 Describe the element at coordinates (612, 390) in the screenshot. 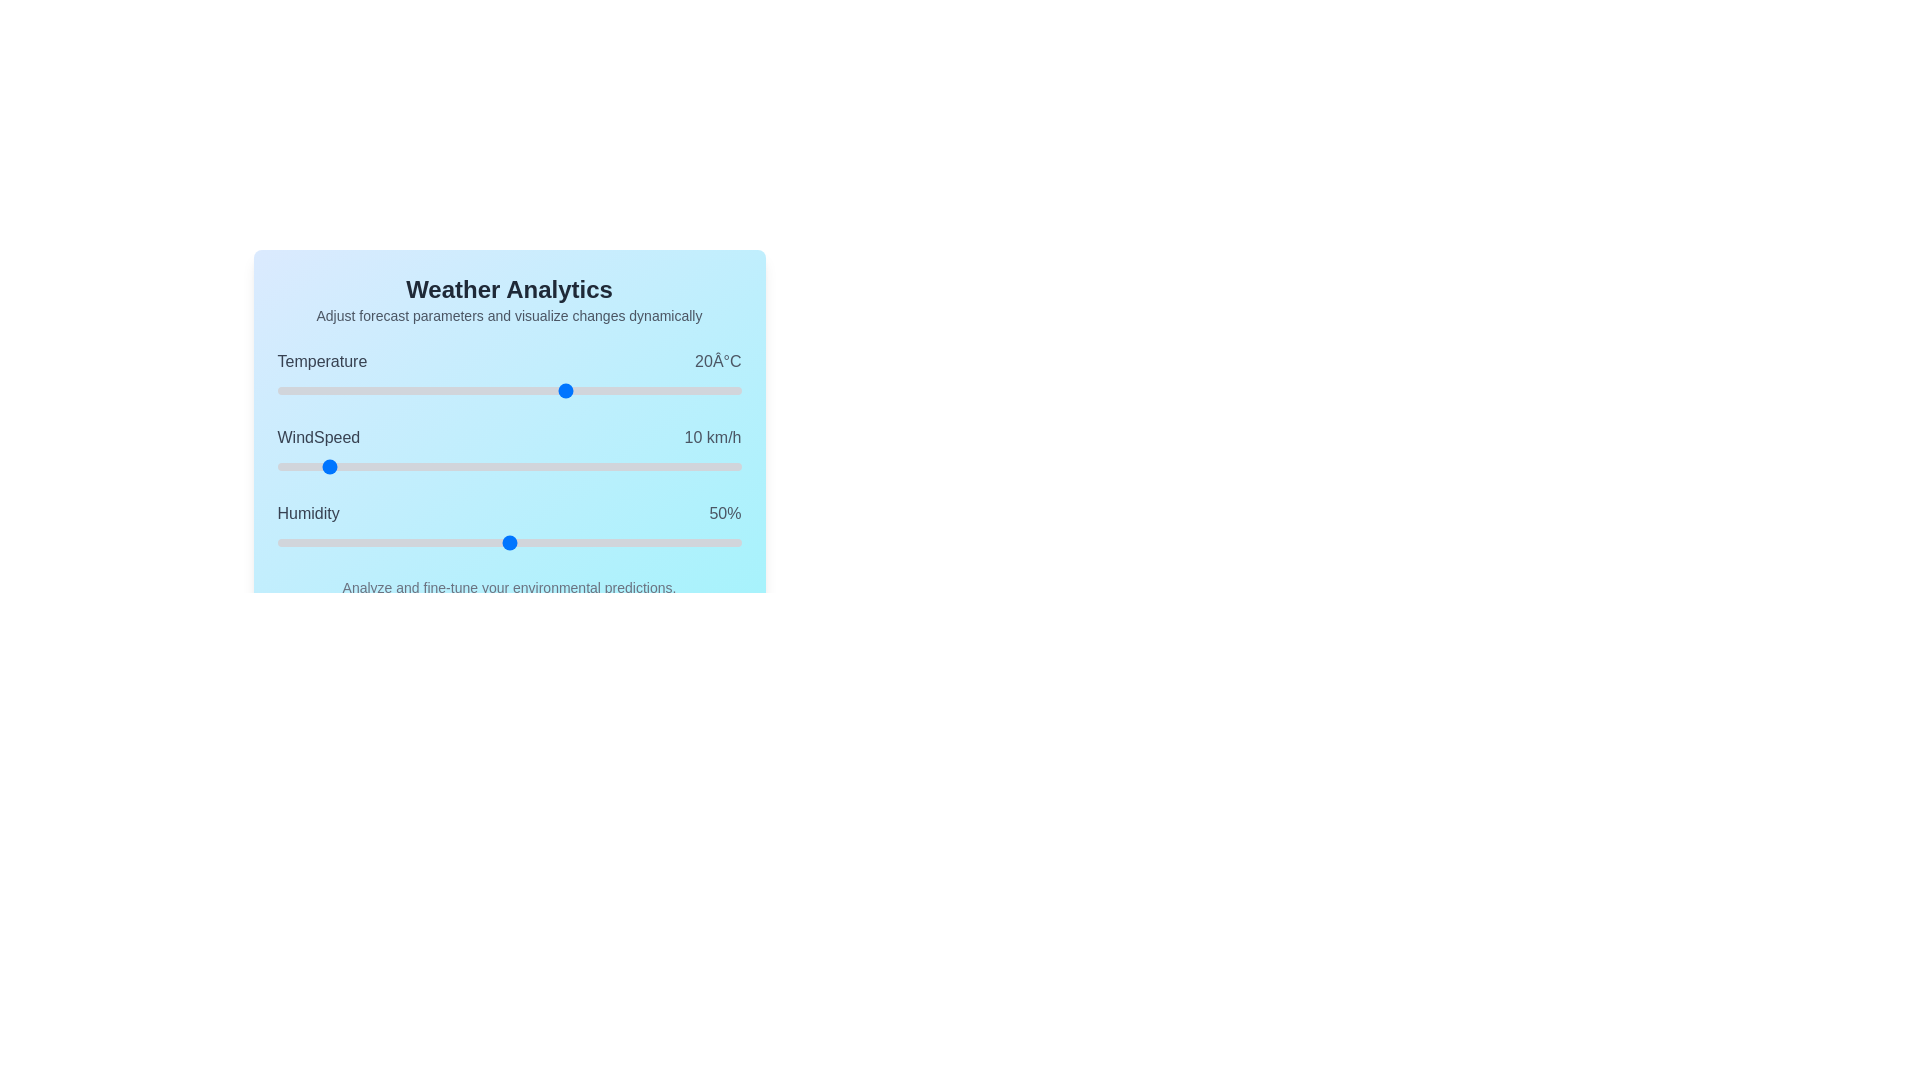

I see `the temperature slider to set the value to 28°C` at that location.